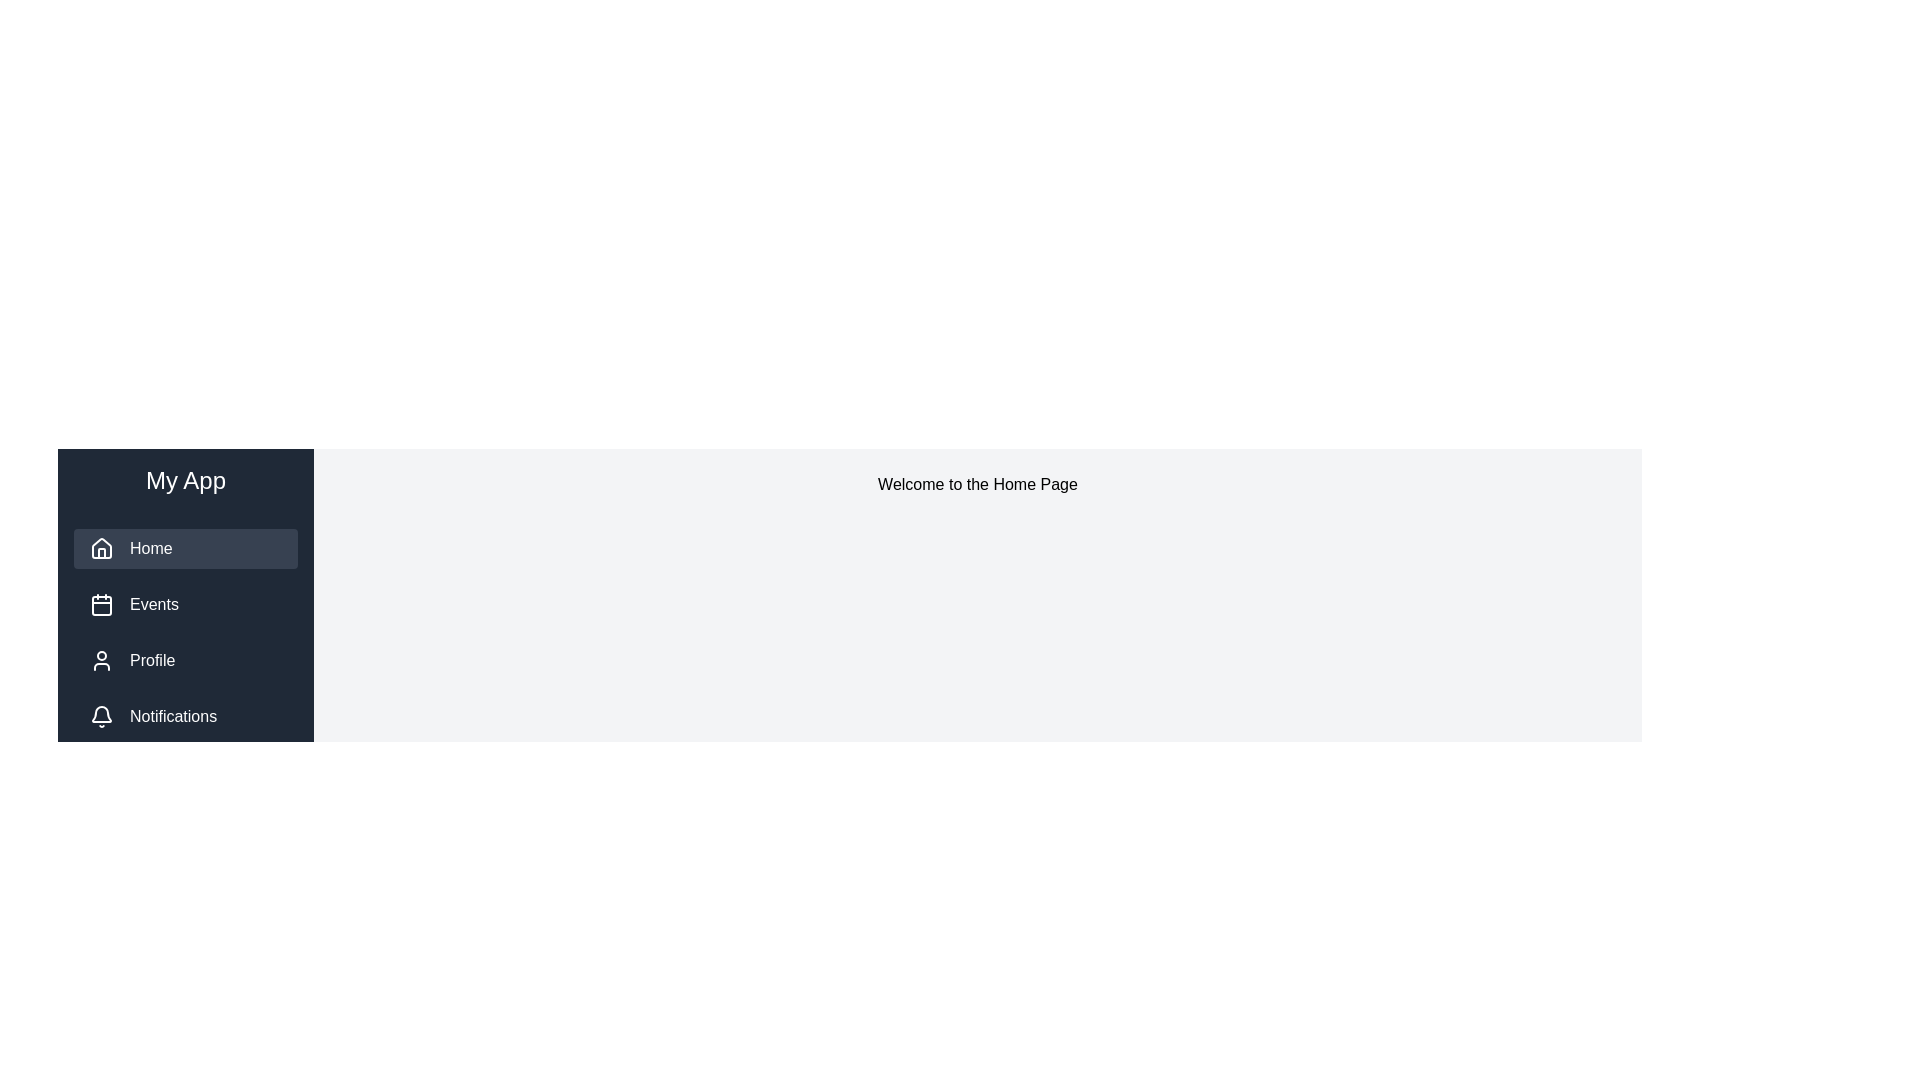  I want to click on the 'Profile' menu option in the left side navigation panel, so click(151, 660).